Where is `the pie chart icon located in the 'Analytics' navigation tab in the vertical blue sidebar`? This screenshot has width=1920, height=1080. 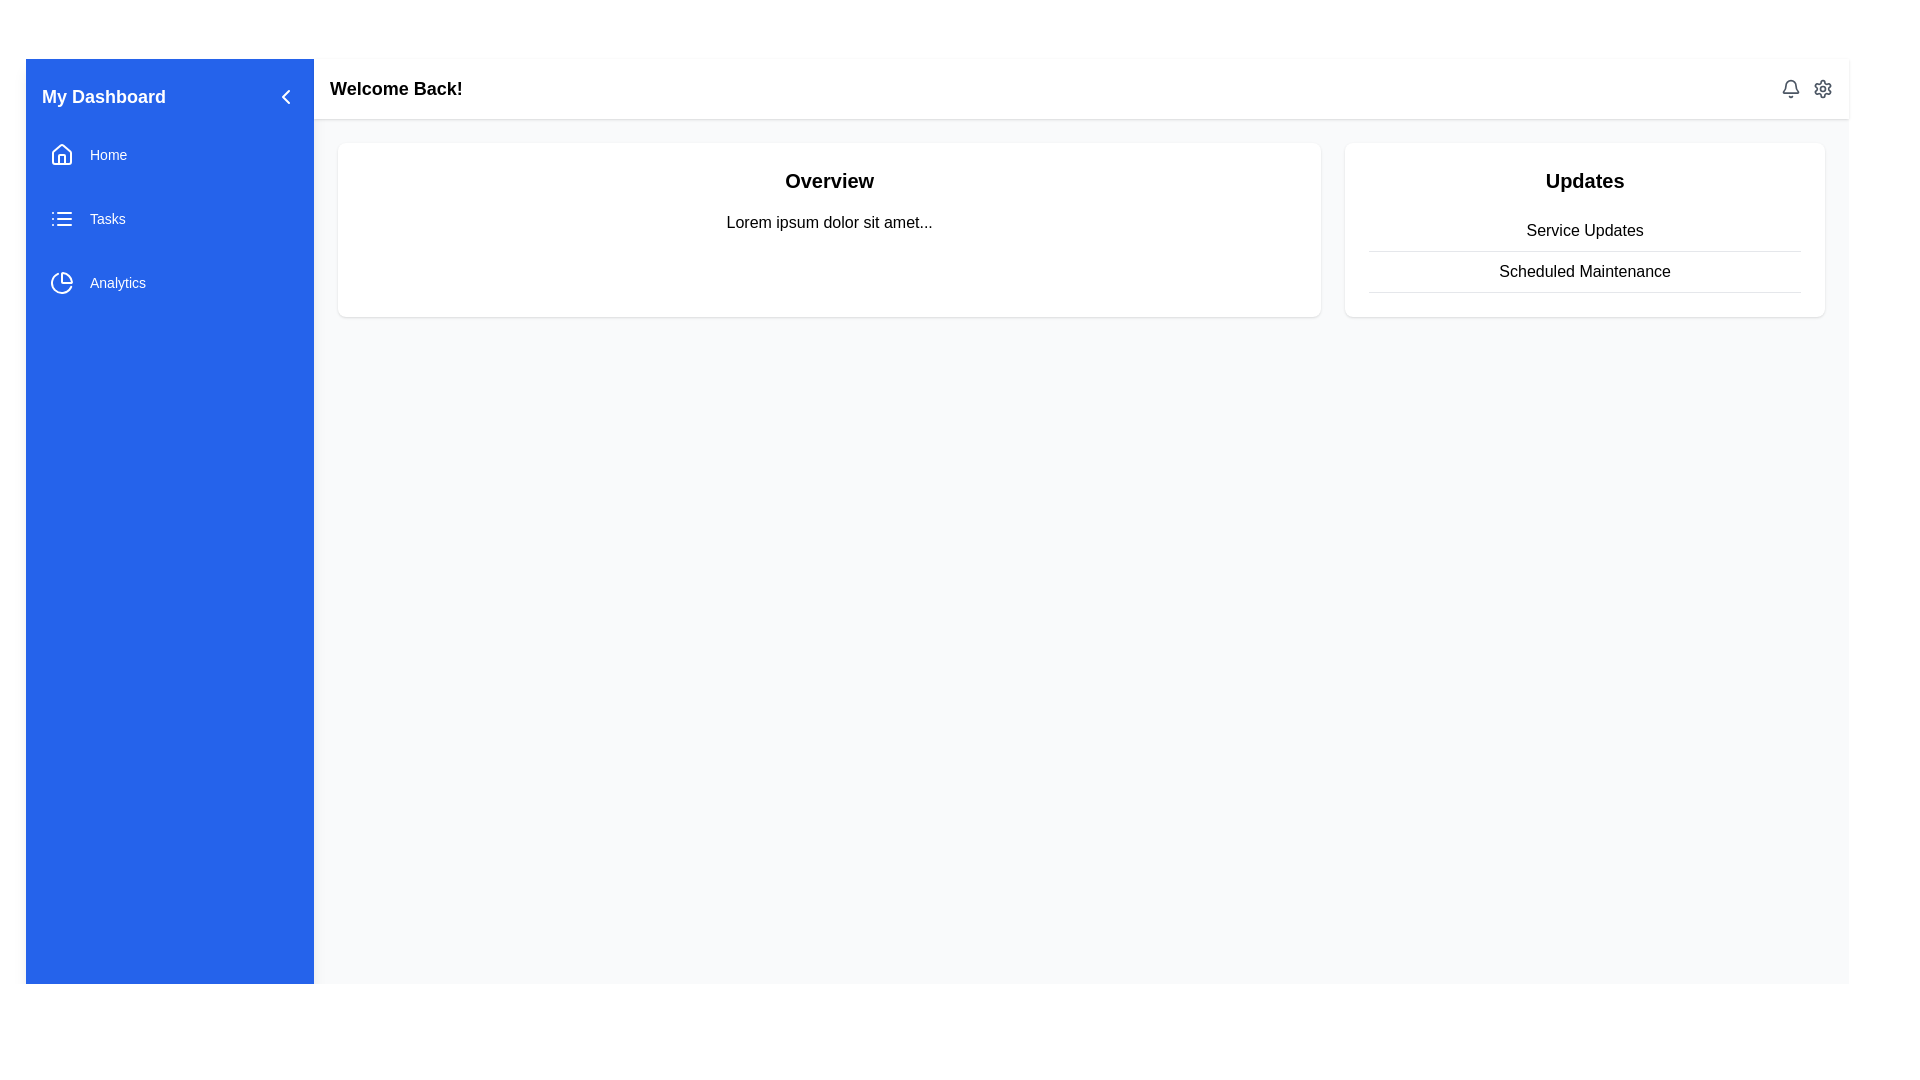 the pie chart icon located in the 'Analytics' navigation tab in the vertical blue sidebar is located at coordinates (62, 282).